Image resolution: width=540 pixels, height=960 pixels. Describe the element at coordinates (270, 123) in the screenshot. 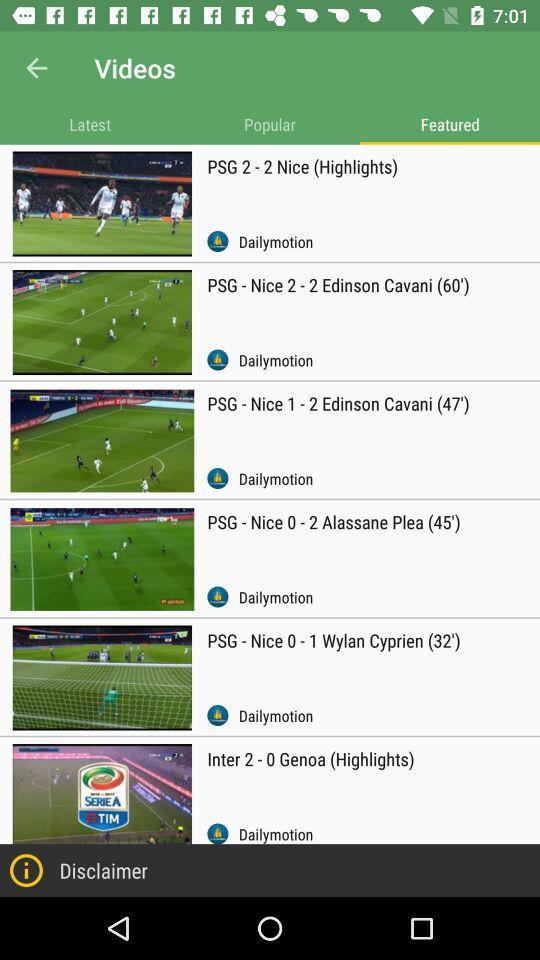

I see `icon below videos` at that location.